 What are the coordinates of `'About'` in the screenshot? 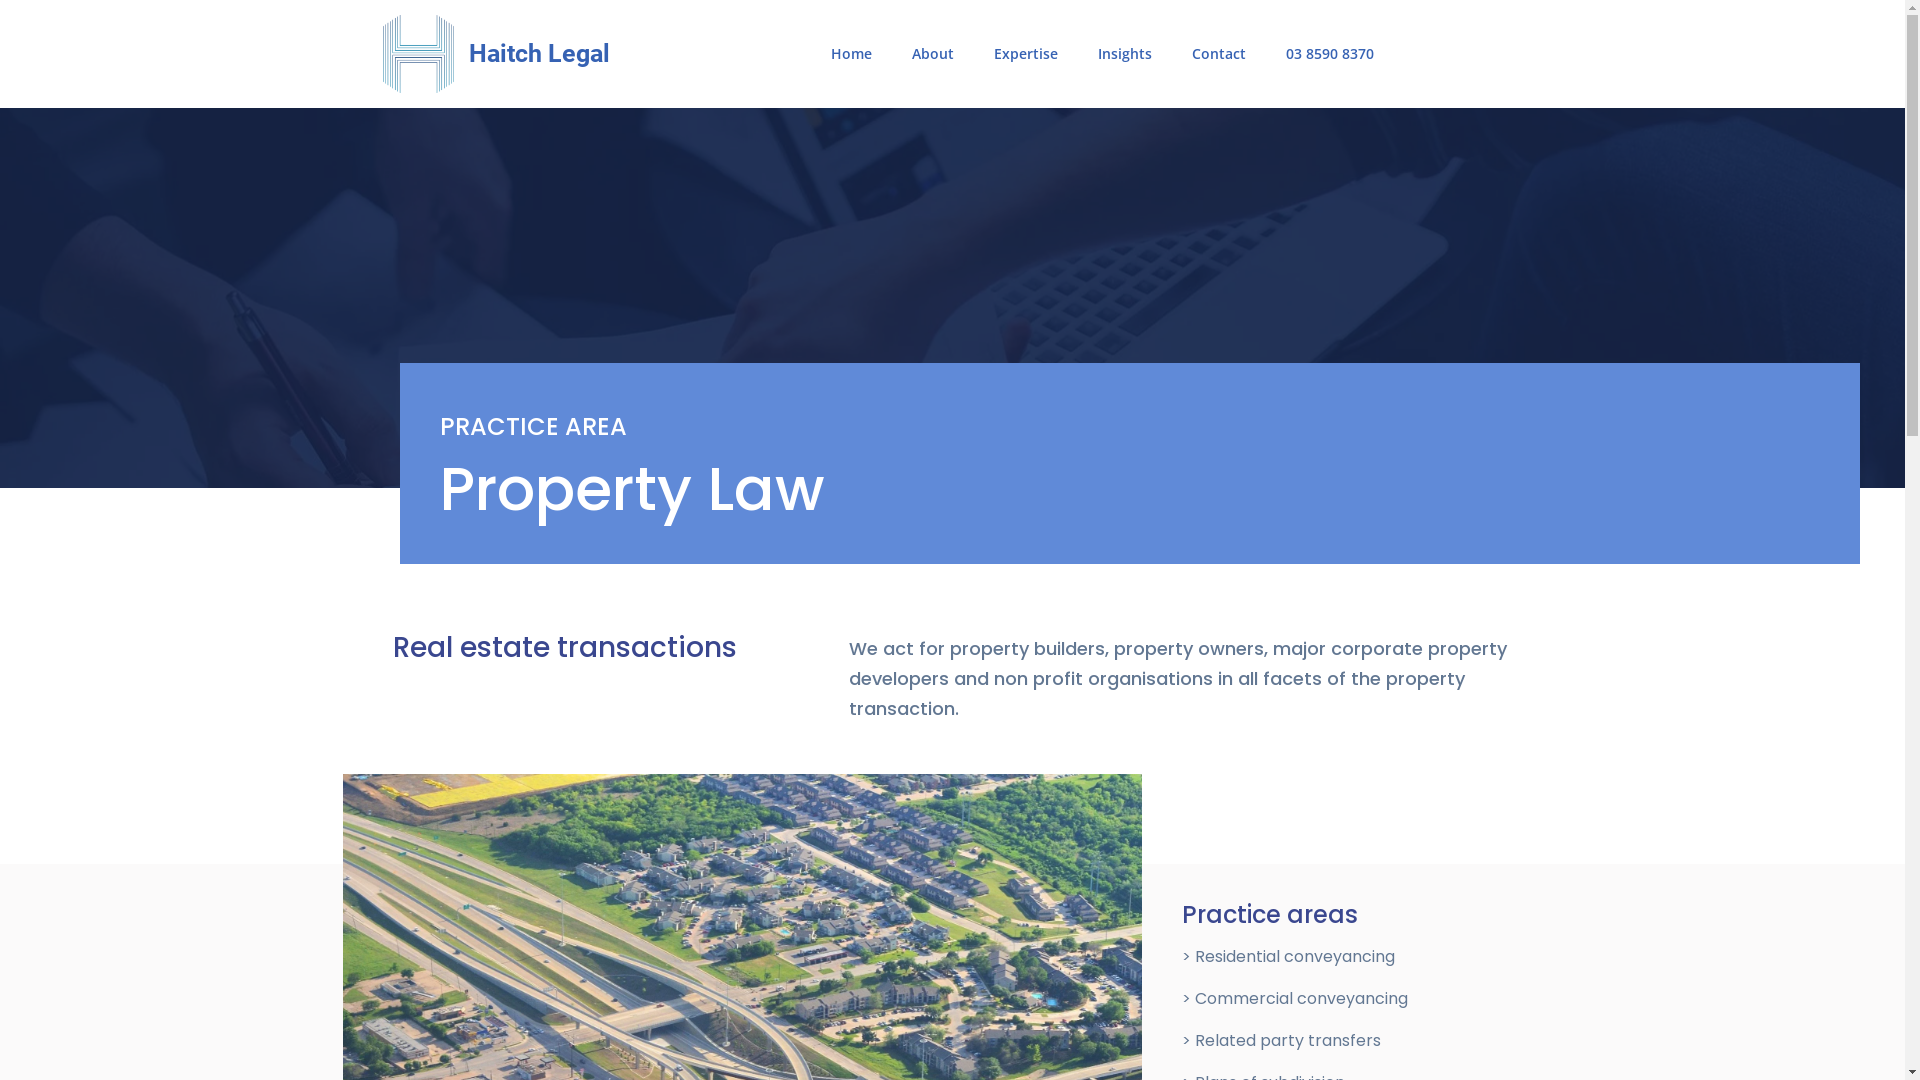 It's located at (891, 53).